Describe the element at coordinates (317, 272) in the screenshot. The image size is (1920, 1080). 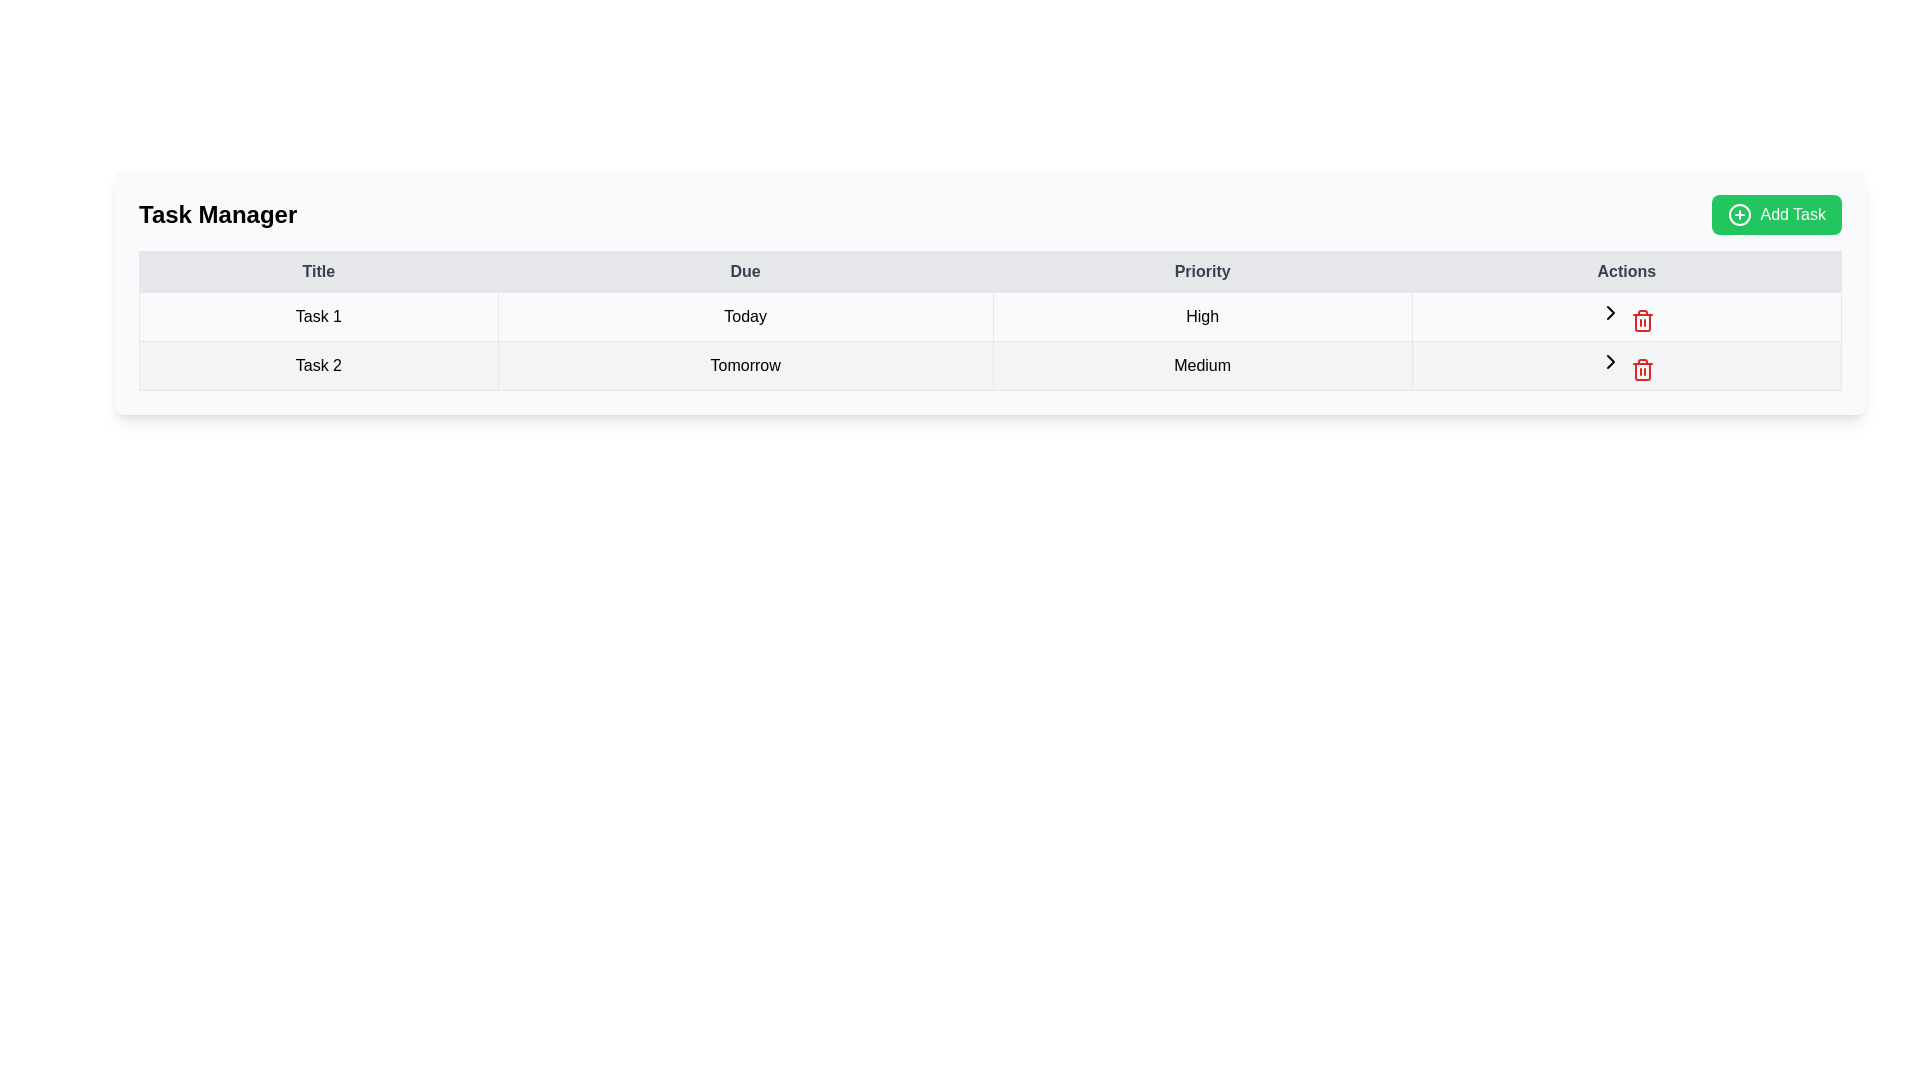
I see `the first column header of the table, which describes the content of the corresponding cells below and is located at the top-left of the table layout` at that location.